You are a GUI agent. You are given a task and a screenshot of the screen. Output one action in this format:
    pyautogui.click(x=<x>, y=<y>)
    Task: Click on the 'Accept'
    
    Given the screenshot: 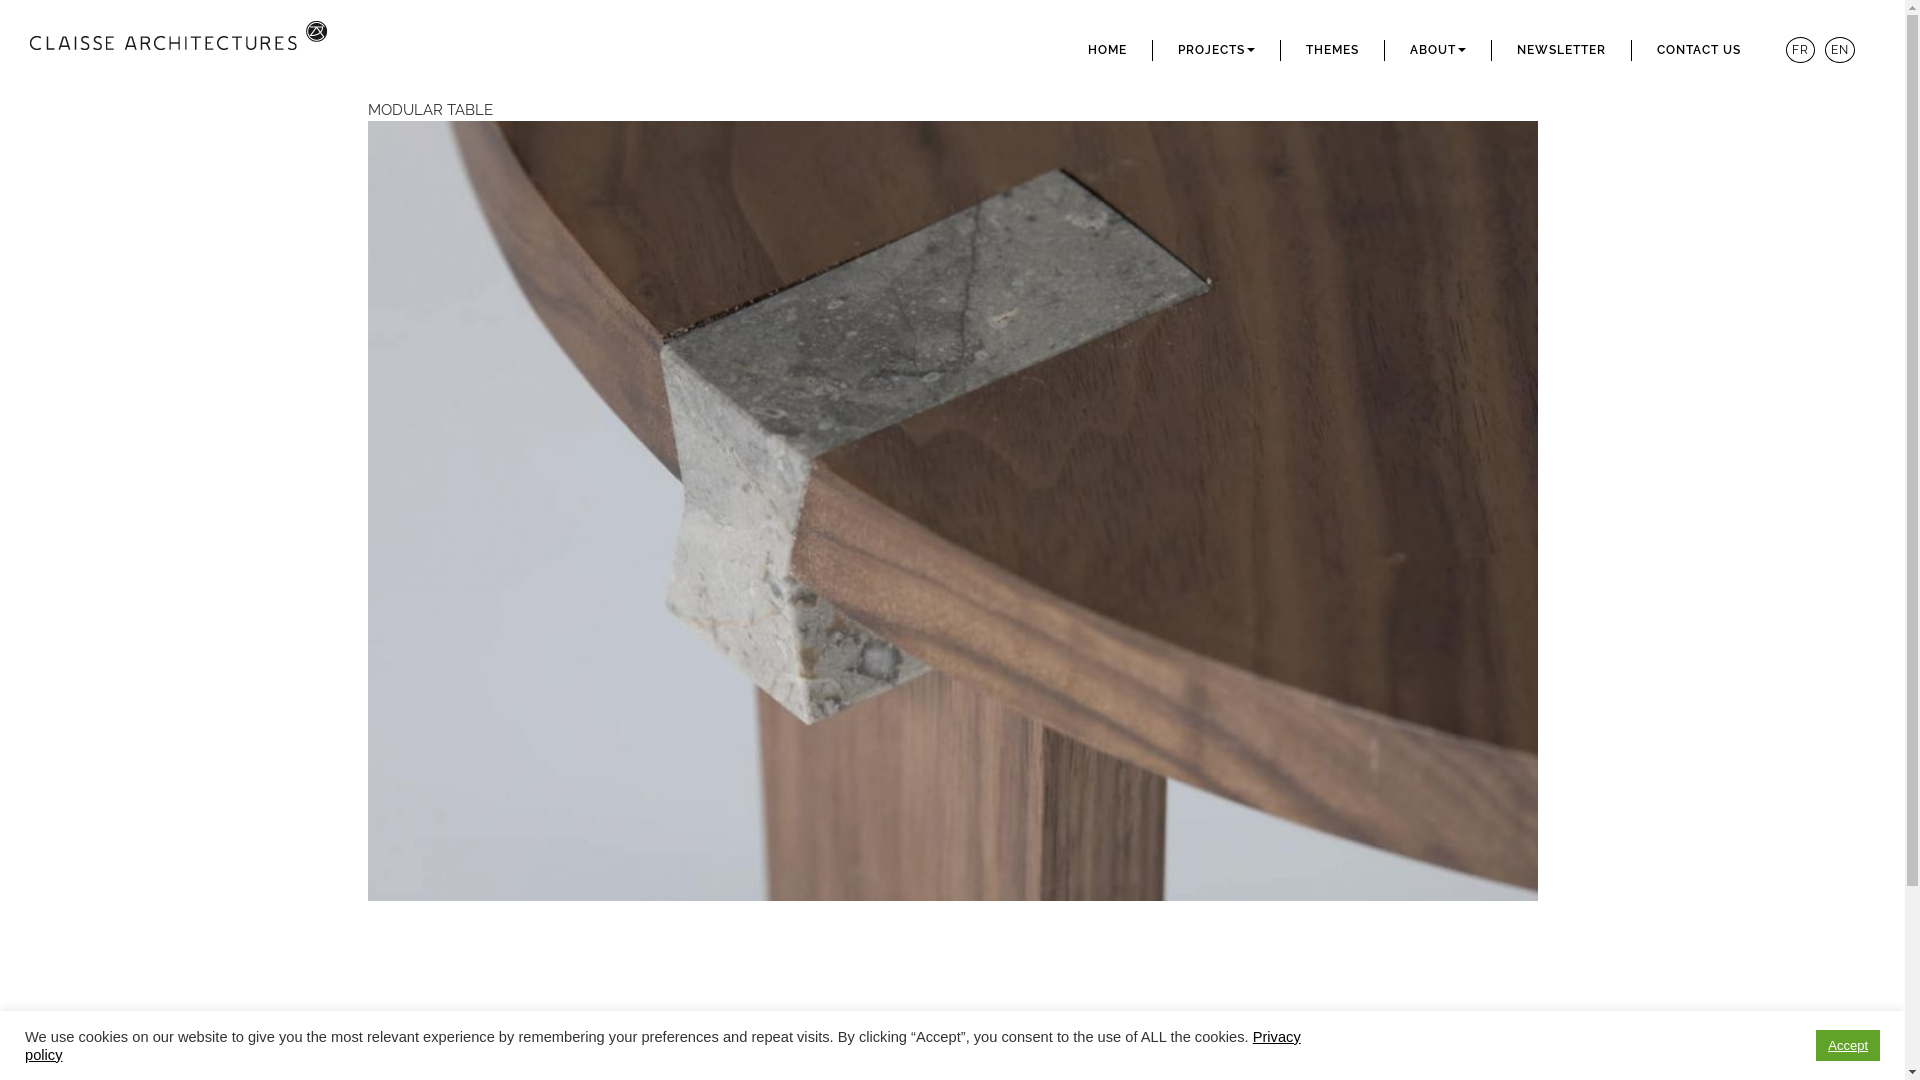 What is the action you would take?
    pyautogui.click(x=1847, y=1044)
    